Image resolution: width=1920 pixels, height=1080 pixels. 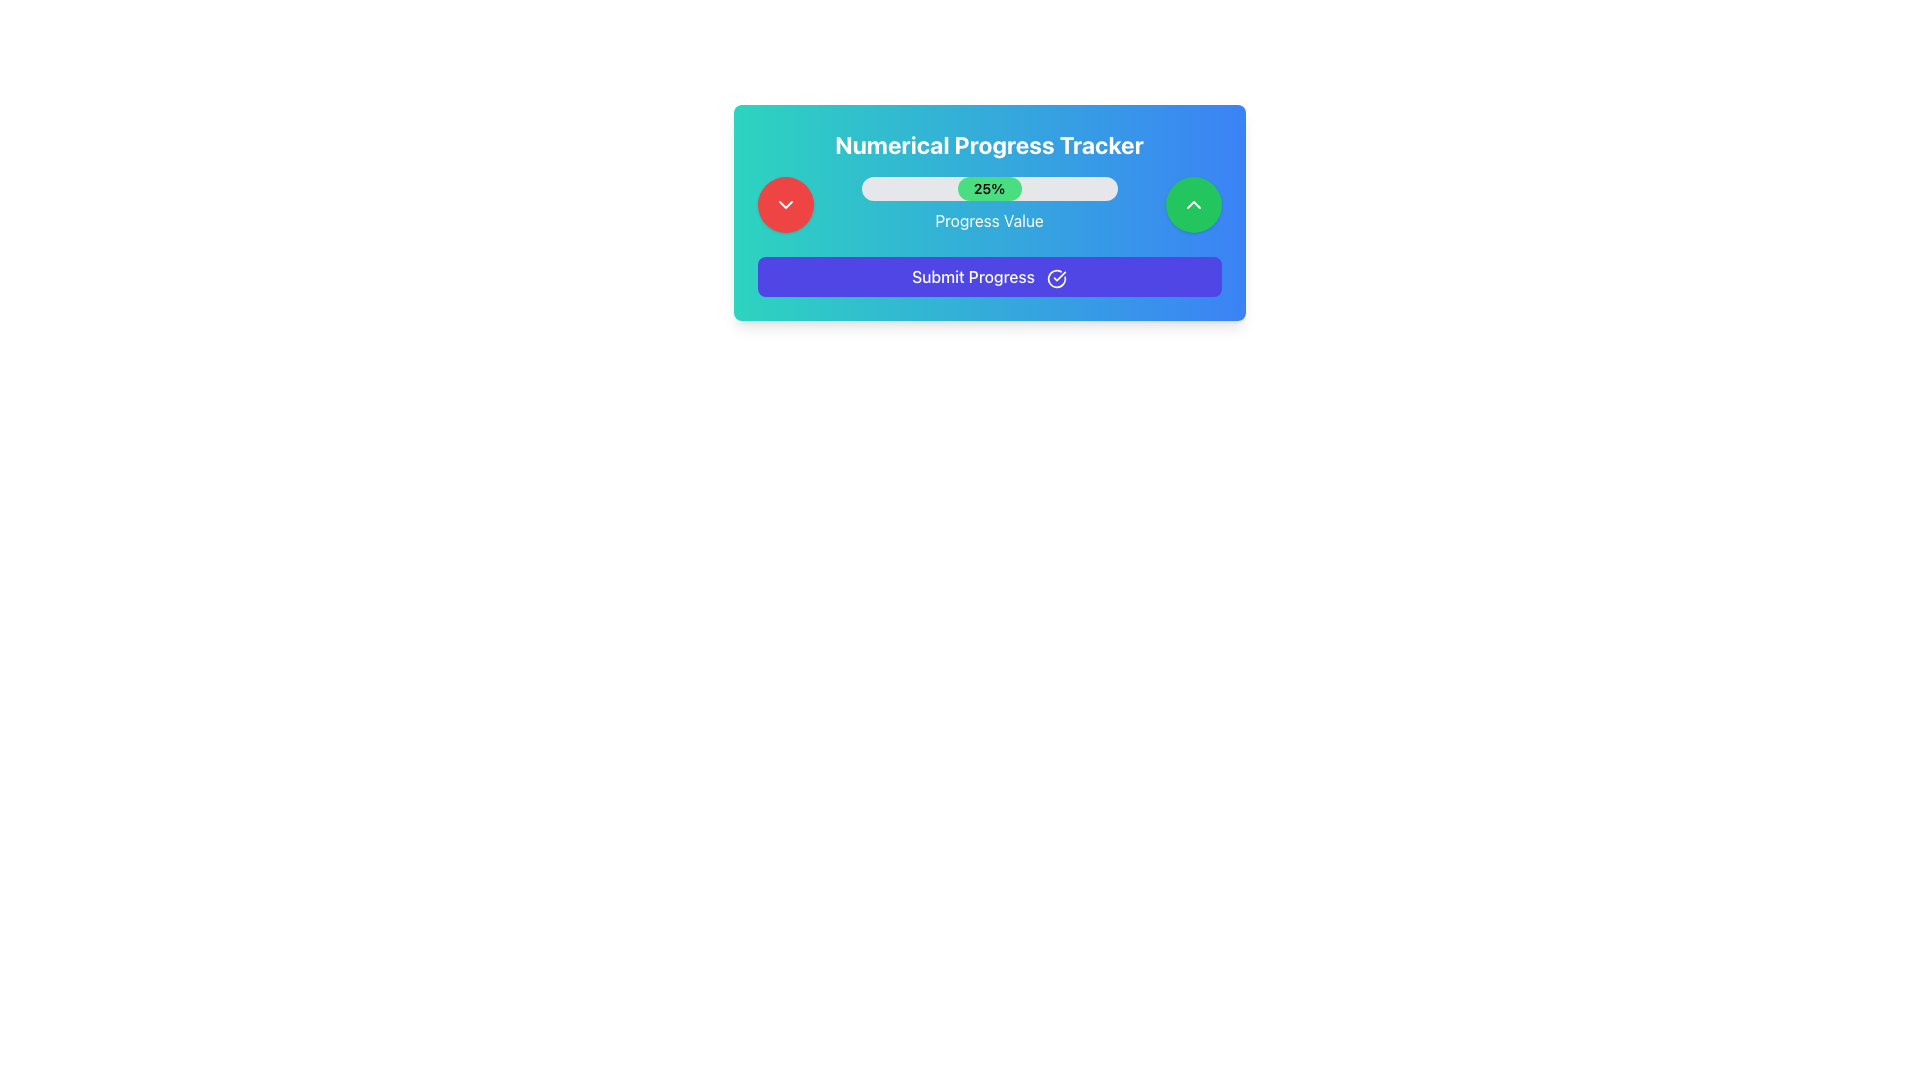 I want to click on the Combined progress bar and label component that visually represents the user's current progress as a percentage, located below the title 'Numerical Progress Tracker' and above the 'Submit Progress' button, so click(x=989, y=204).